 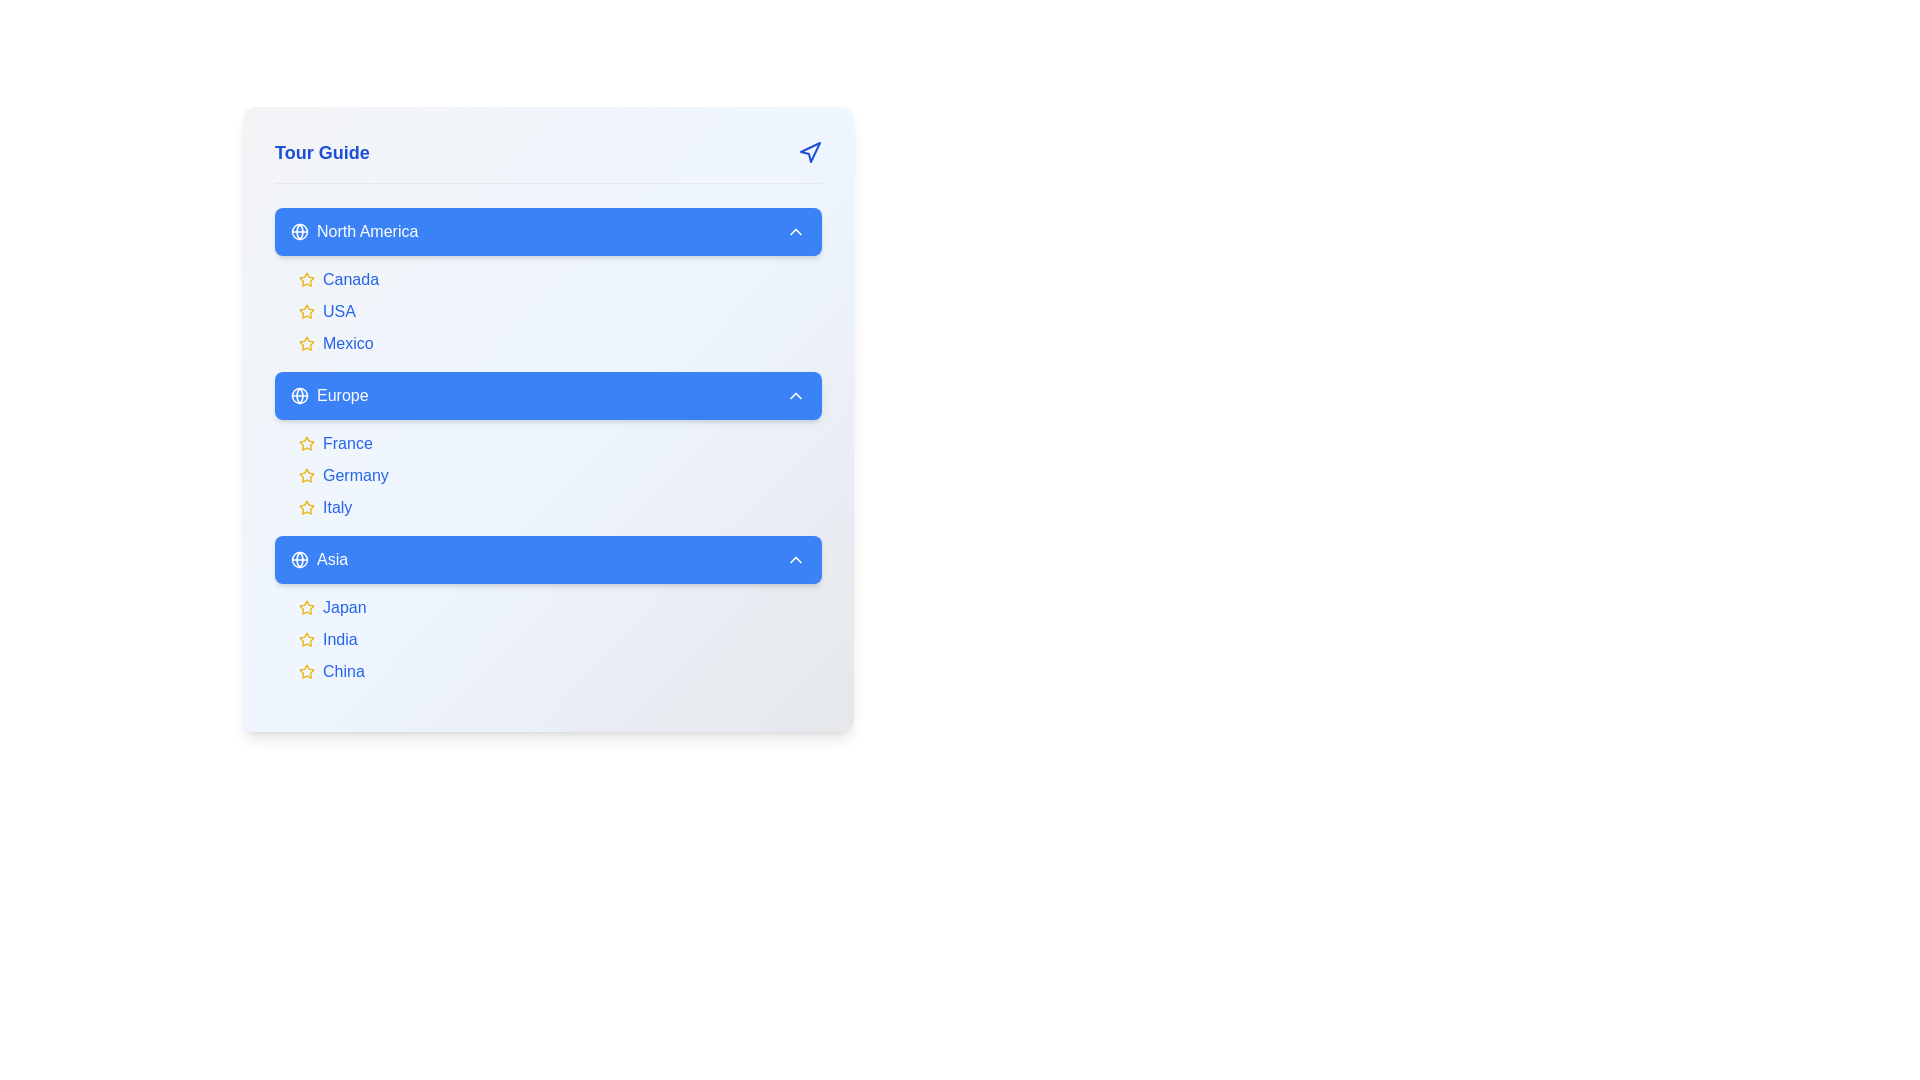 What do you see at coordinates (348, 342) in the screenshot?
I see `the hyperlink that redirects to the 'Mexico' section, which is the third item in the list under 'North America', positioned below 'Canada' and 'USA', and adjacent to a star icon on its left` at bounding box center [348, 342].